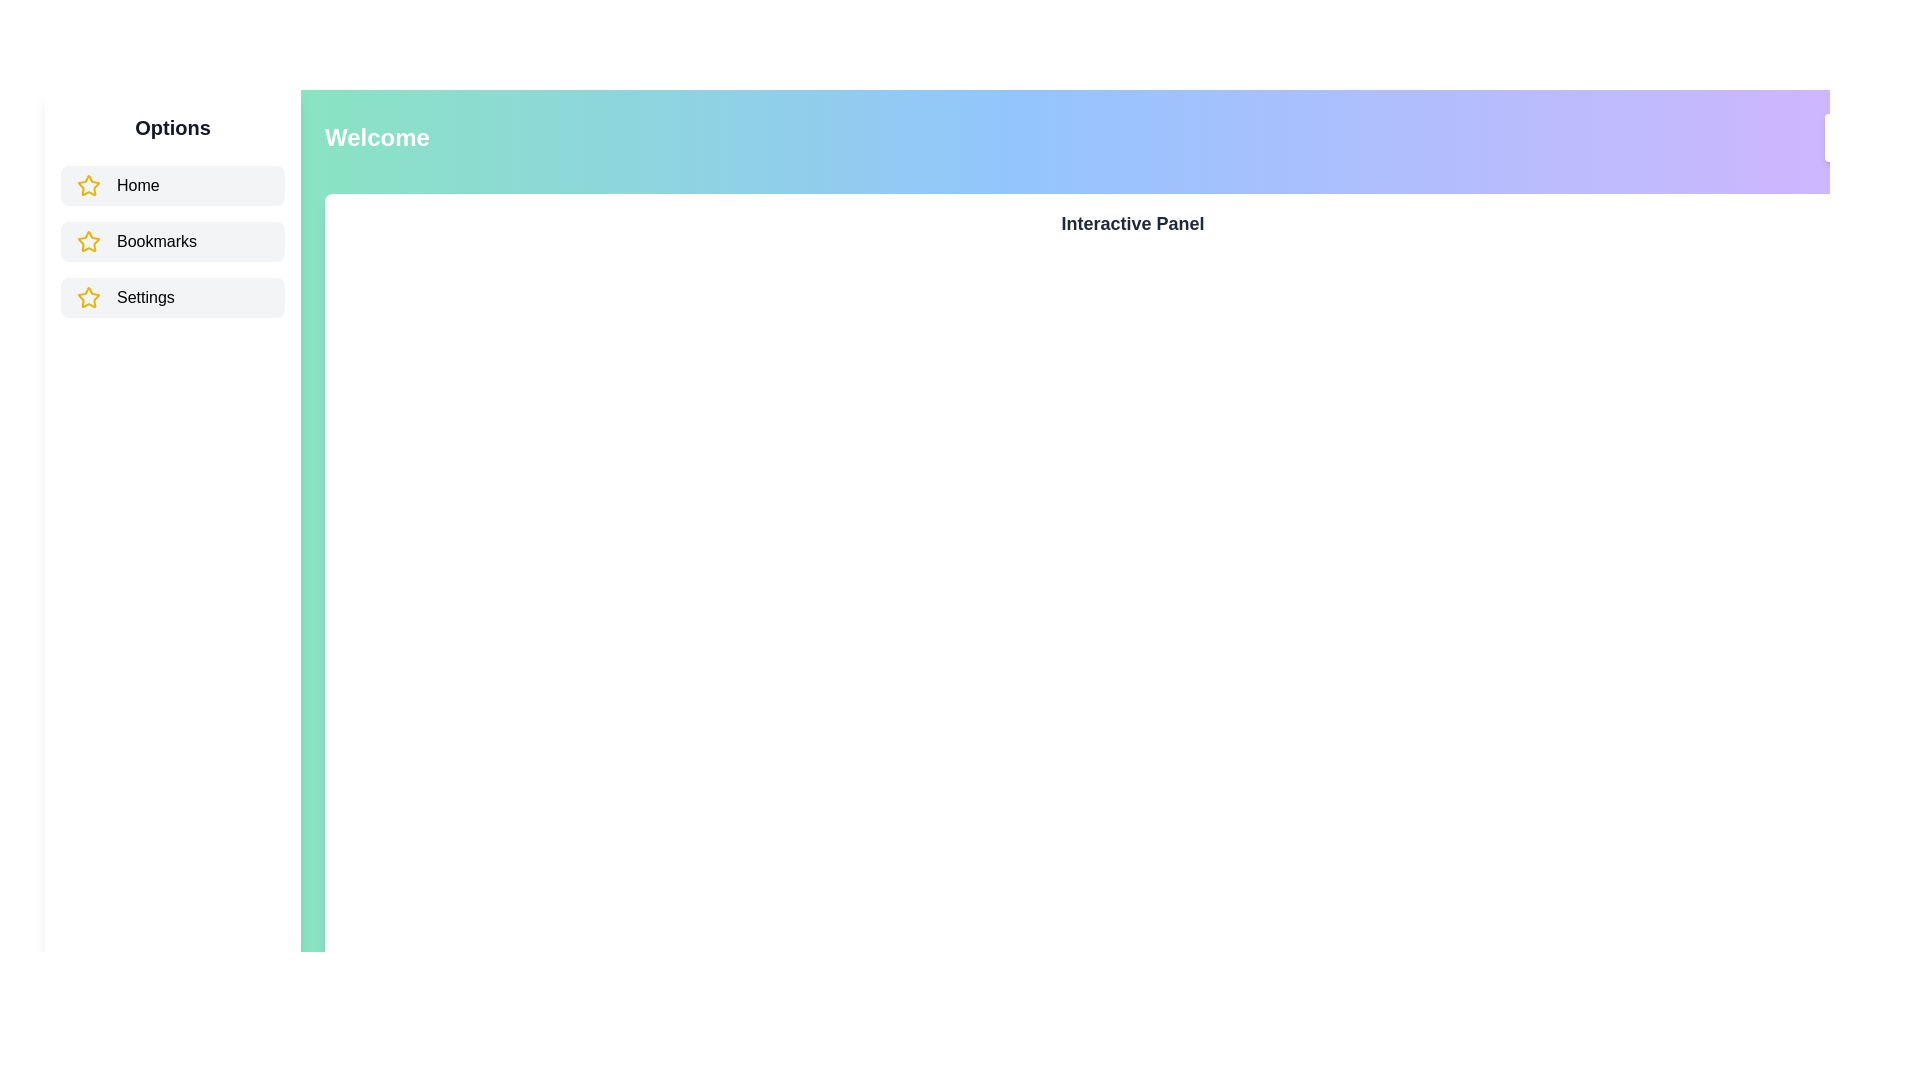 This screenshot has width=1920, height=1080. Describe the element at coordinates (172, 297) in the screenshot. I see `the navigation button located in the left sidebar, positioned below the 'Bookmarks' button` at that location.